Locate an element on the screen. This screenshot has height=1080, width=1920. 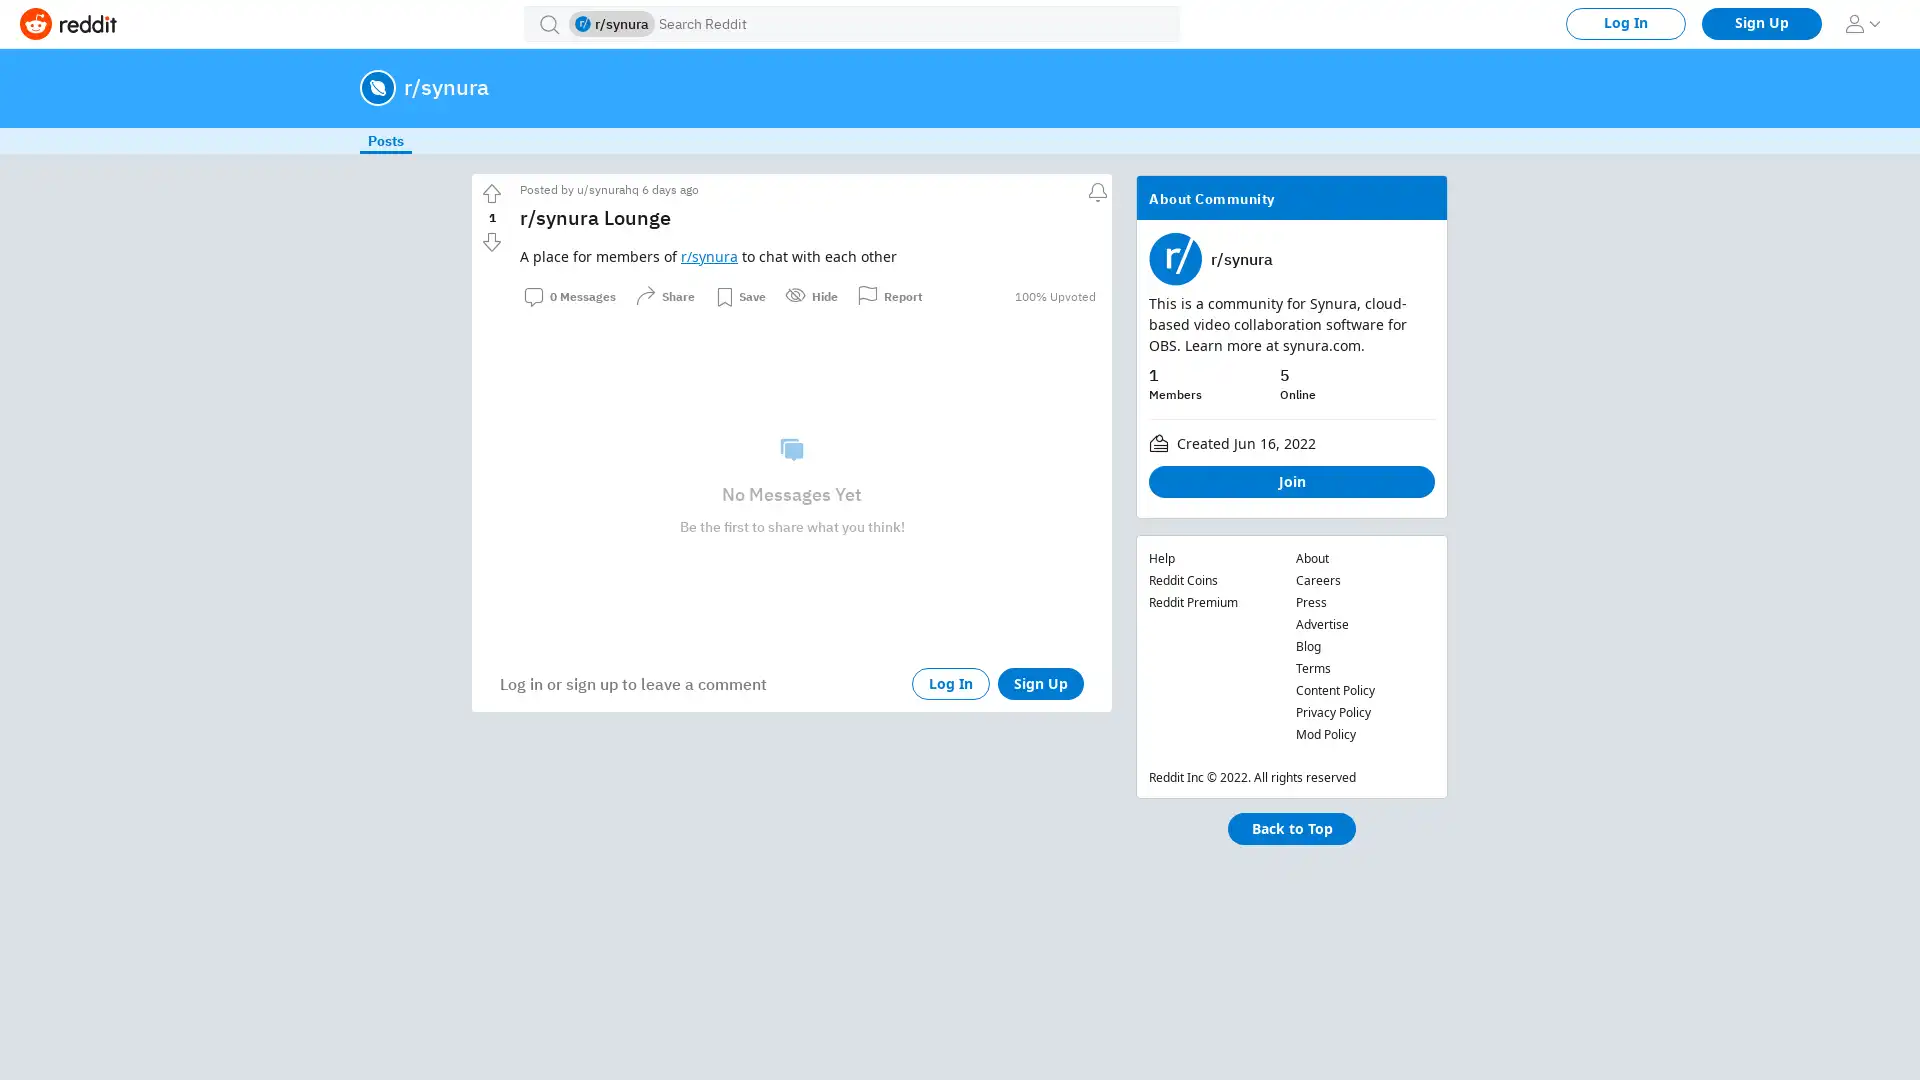
Join is located at coordinates (1291, 482).